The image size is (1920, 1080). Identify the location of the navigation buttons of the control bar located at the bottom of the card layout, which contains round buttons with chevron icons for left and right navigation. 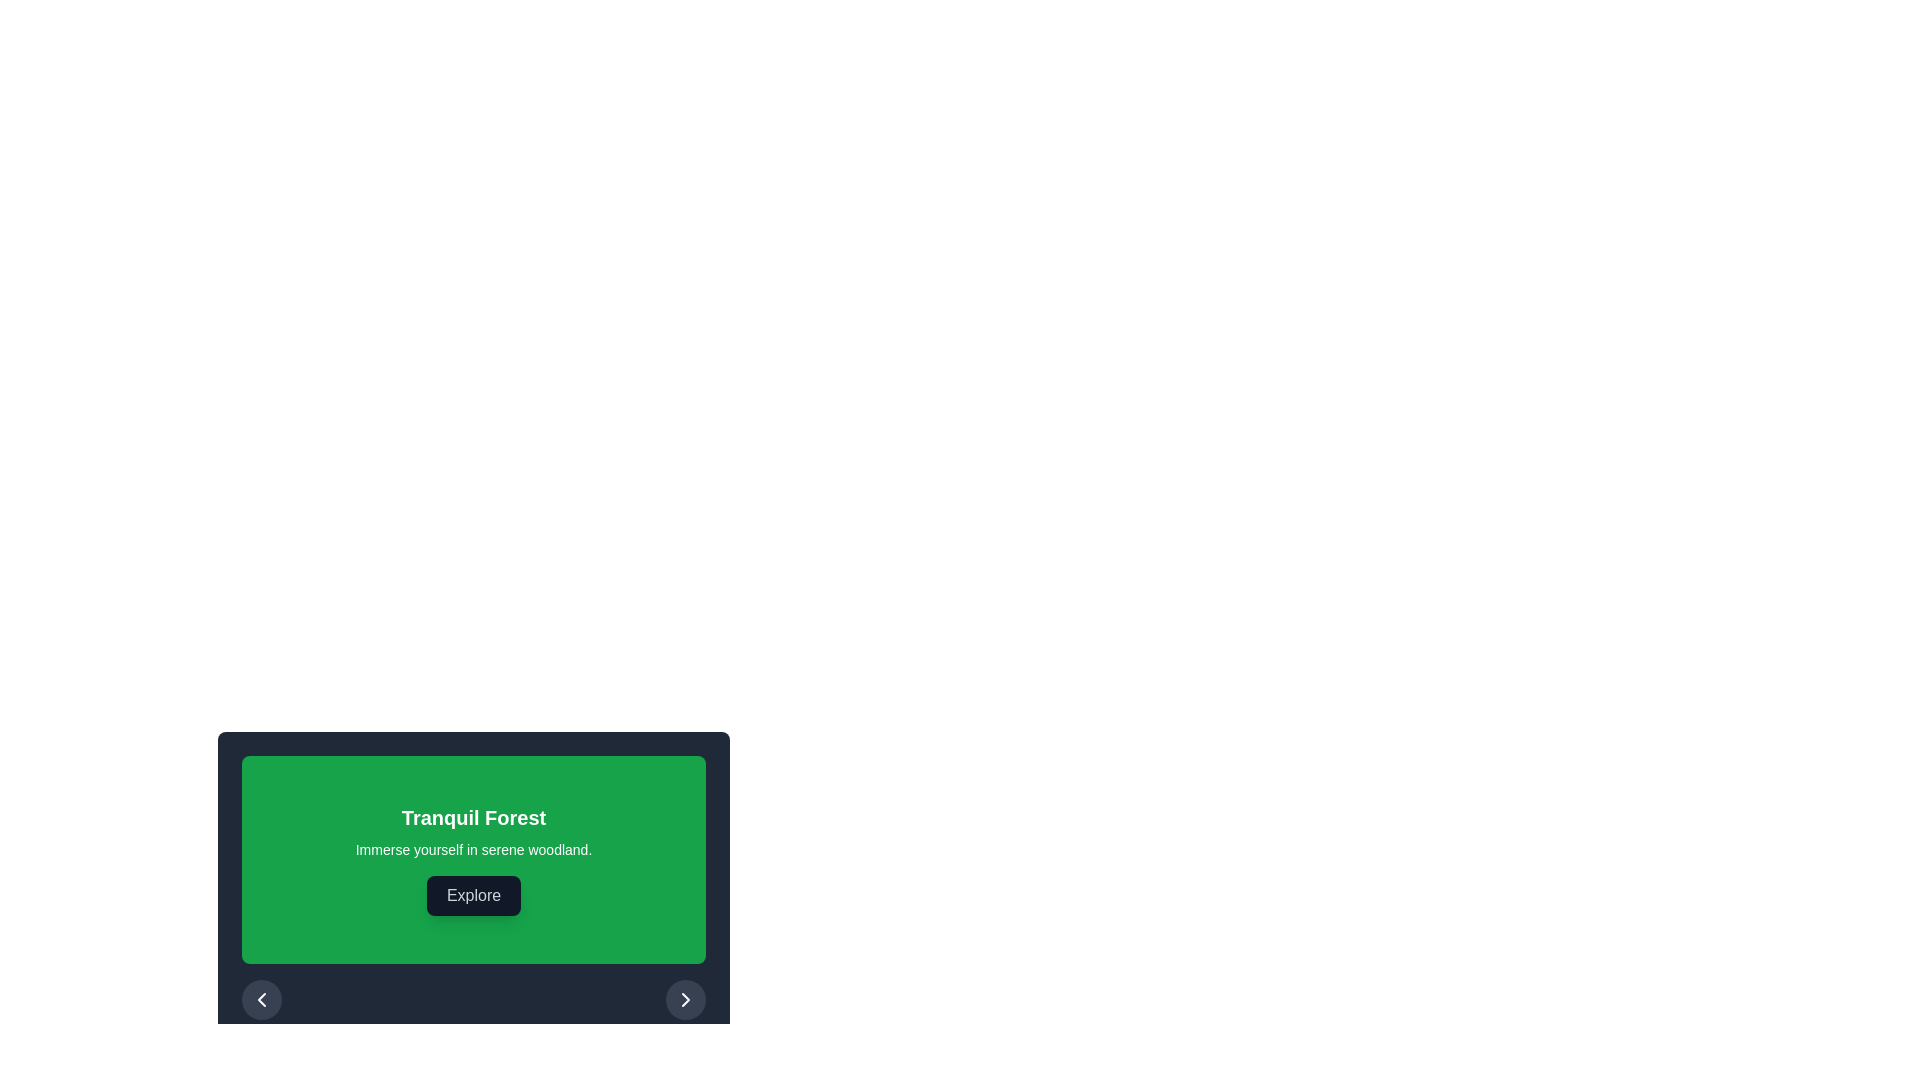
(473, 999).